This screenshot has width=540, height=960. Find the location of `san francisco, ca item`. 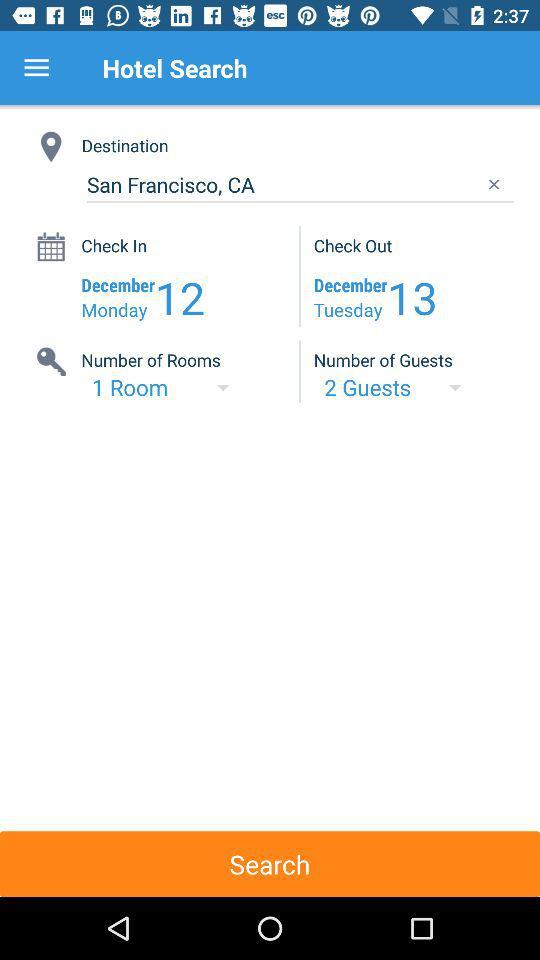

san francisco, ca item is located at coordinates (299, 185).